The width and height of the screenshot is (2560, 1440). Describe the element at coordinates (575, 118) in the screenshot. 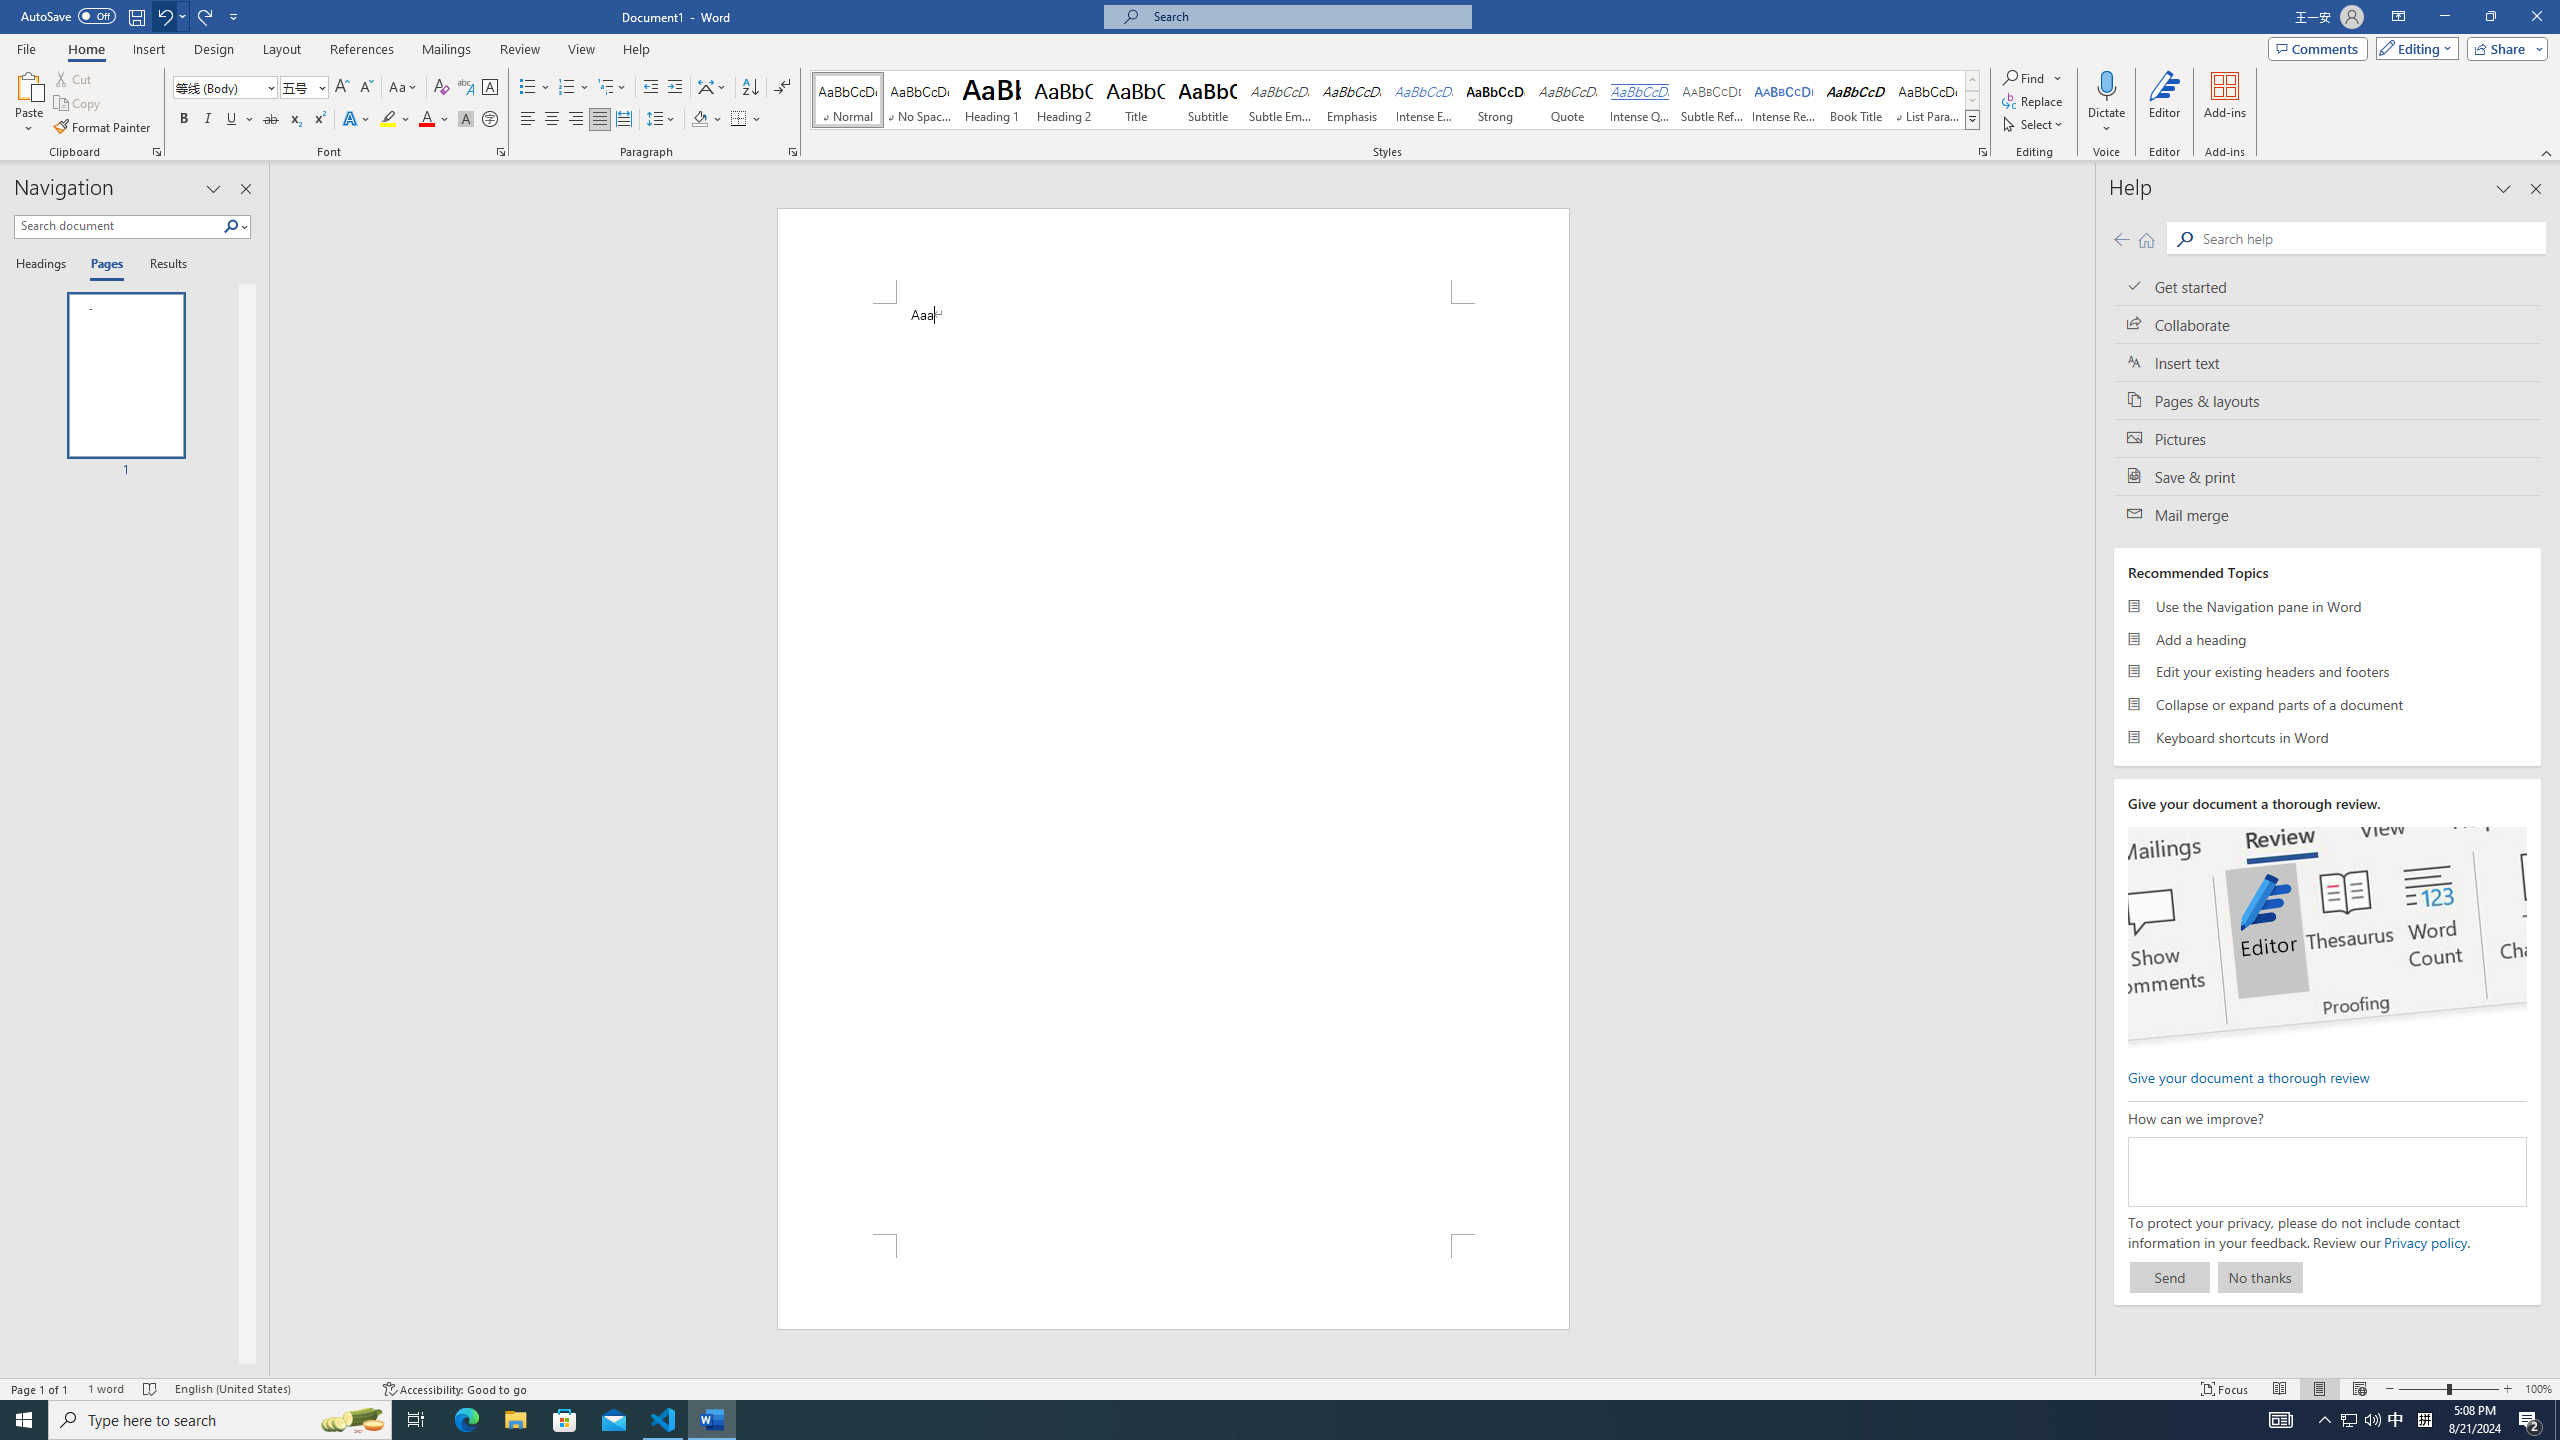

I see `'Align Right'` at that location.